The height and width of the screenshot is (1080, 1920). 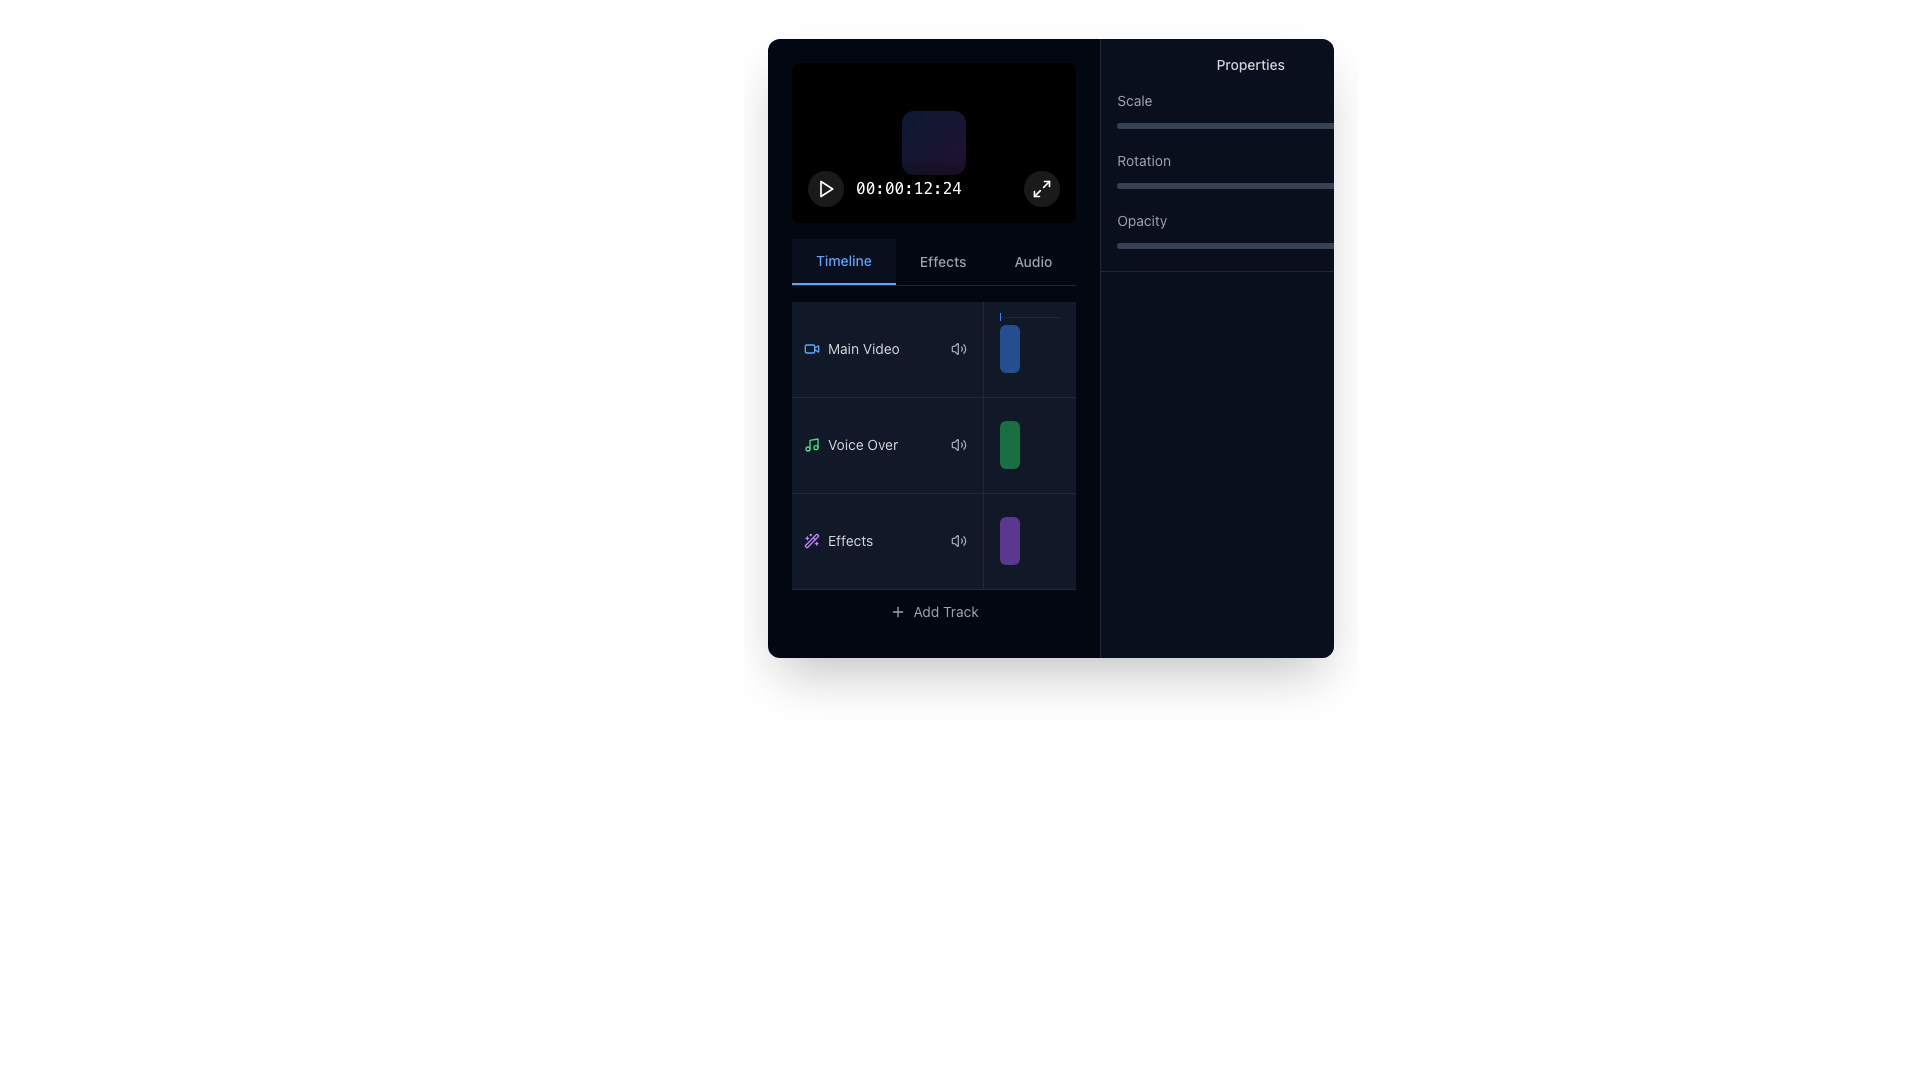 I want to click on the scale property, so click(x=1241, y=126).